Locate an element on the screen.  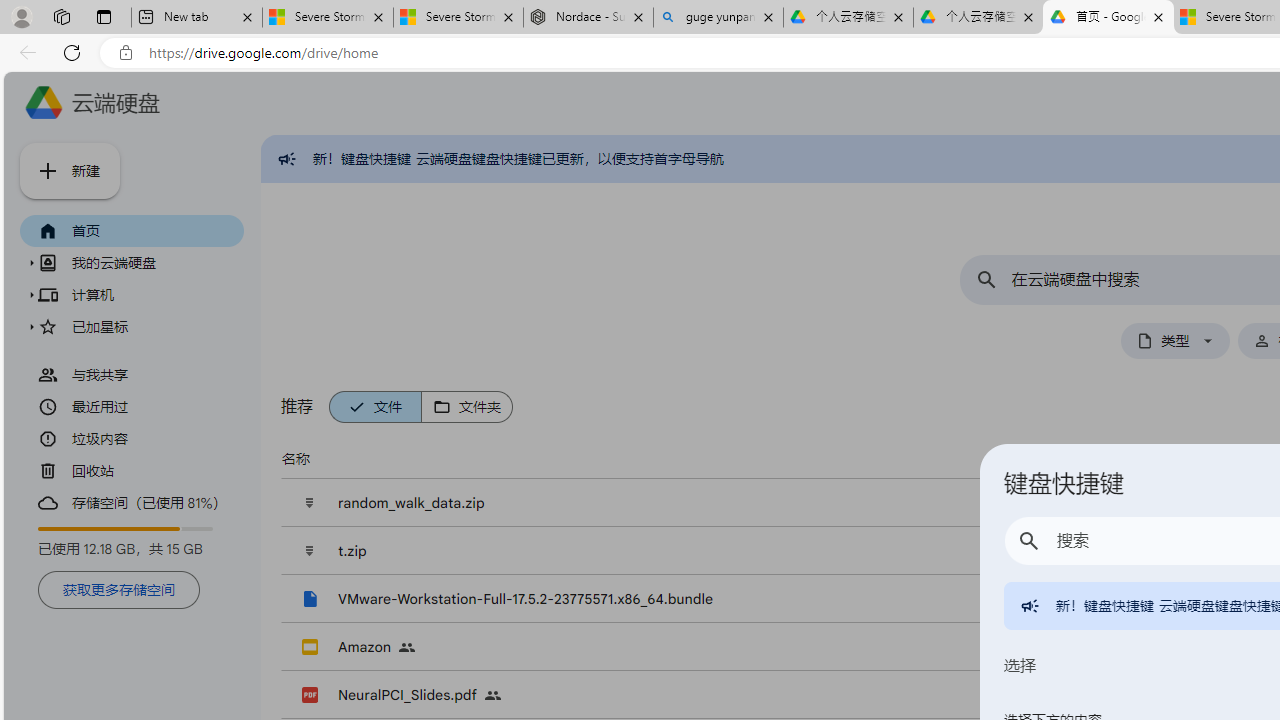
'guge yunpan - Search' is located at coordinates (718, 17).